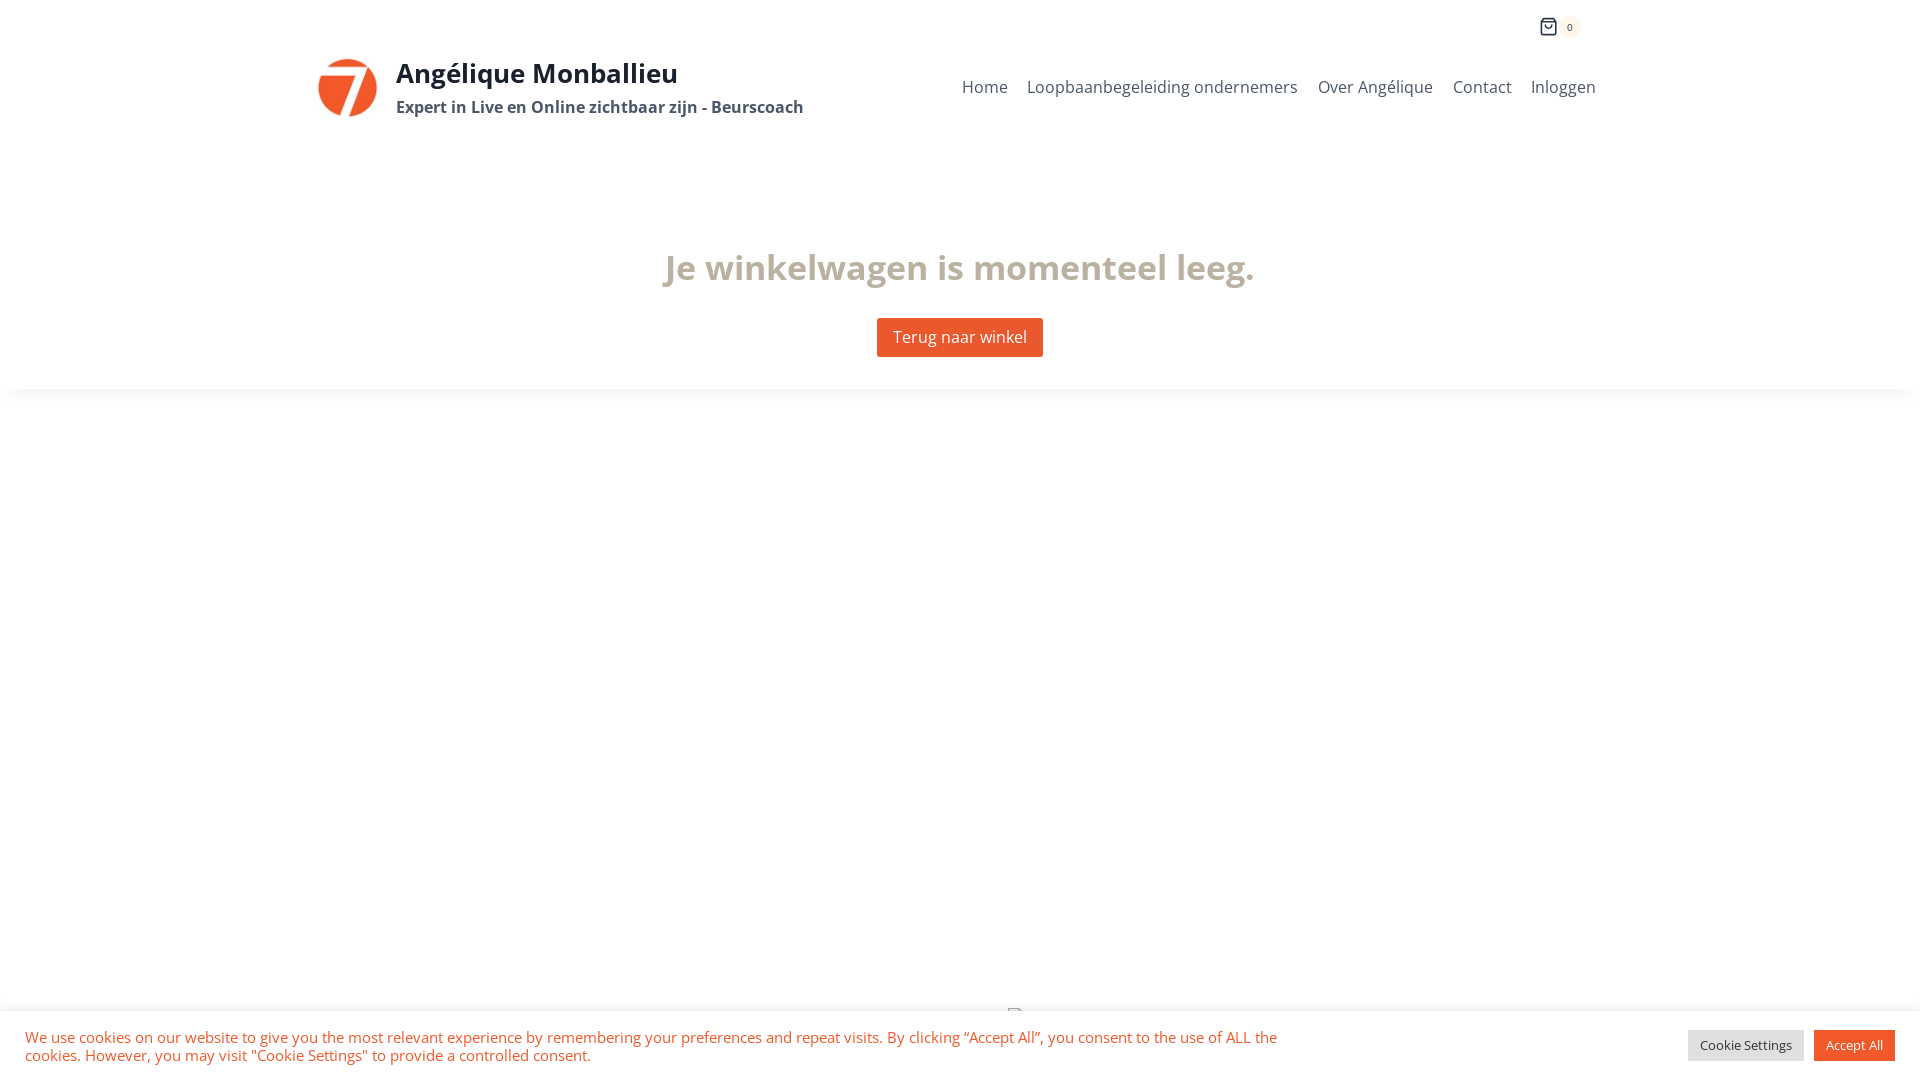 The height and width of the screenshot is (1080, 1920). What do you see at coordinates (960, 335) in the screenshot?
I see `'Terug naar winkel'` at bounding box center [960, 335].